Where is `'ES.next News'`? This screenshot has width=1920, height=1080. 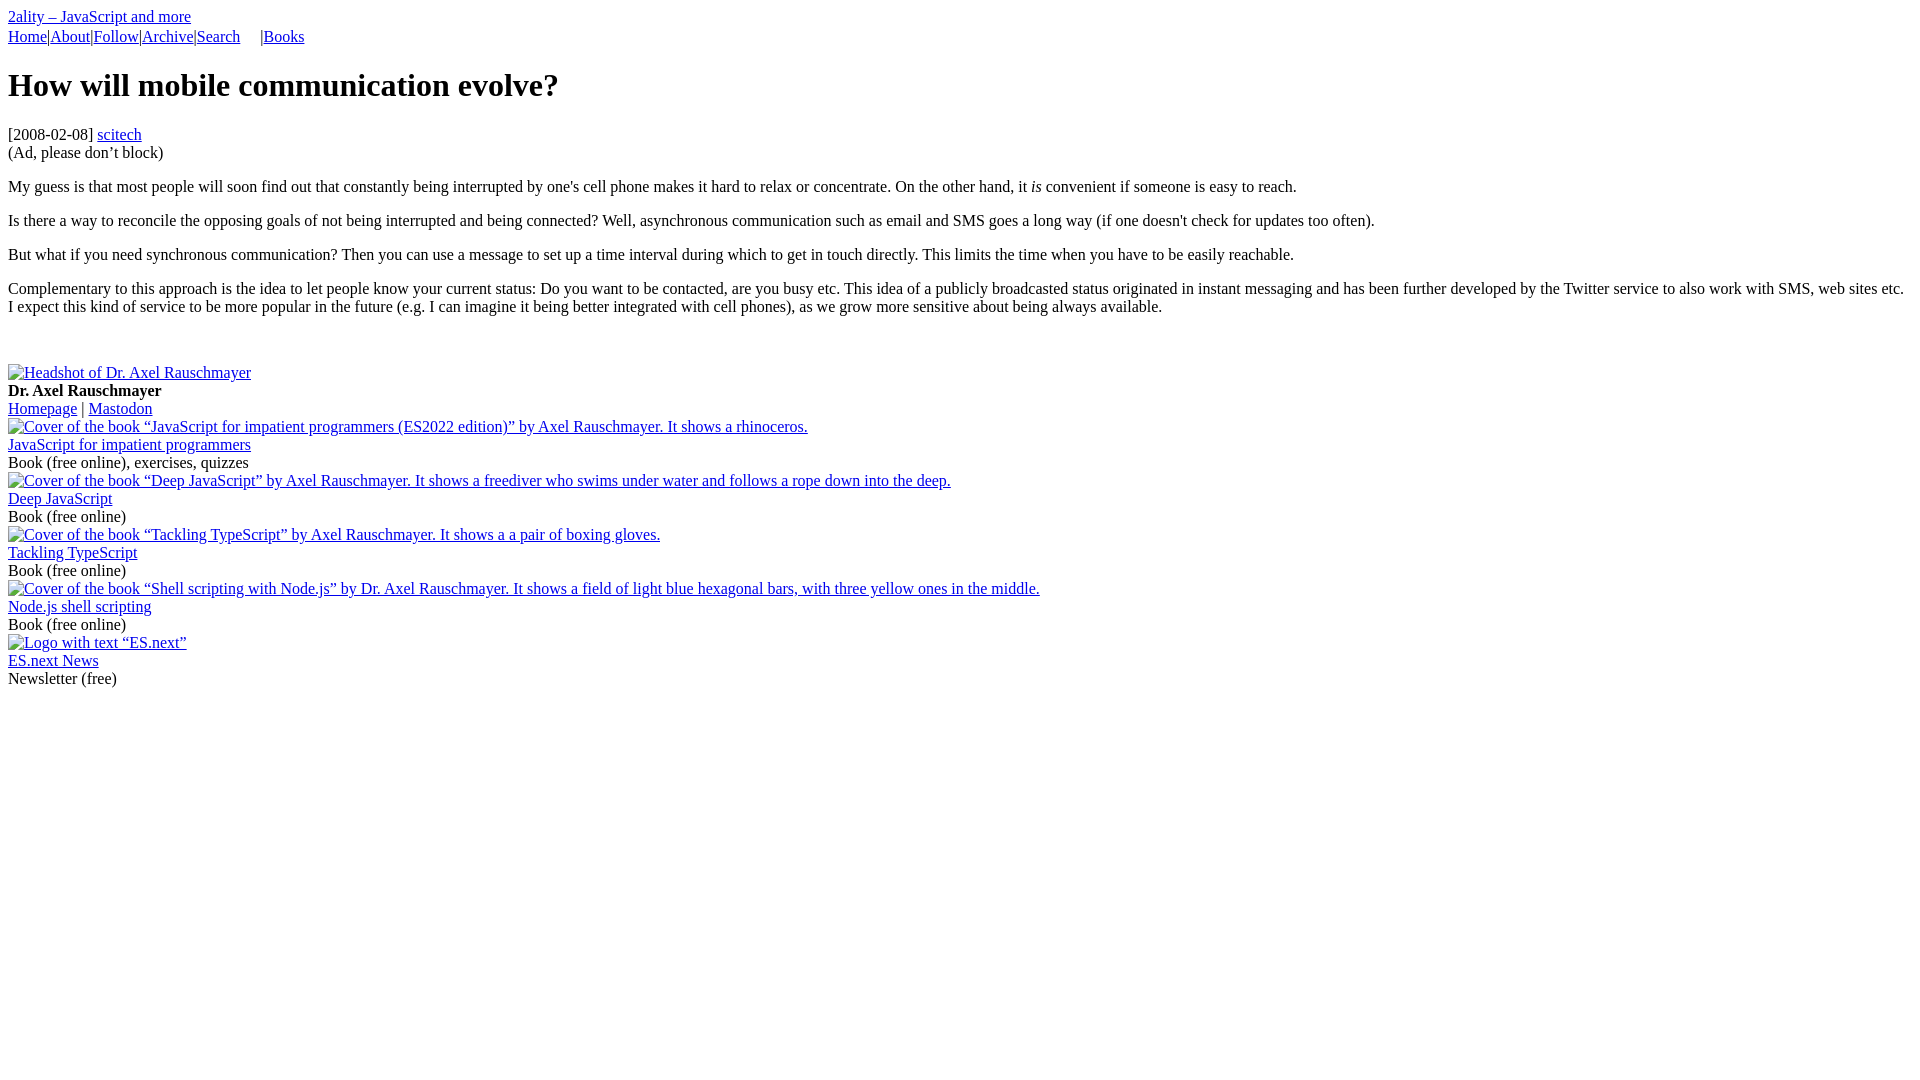
'ES.next News' is located at coordinates (8, 660).